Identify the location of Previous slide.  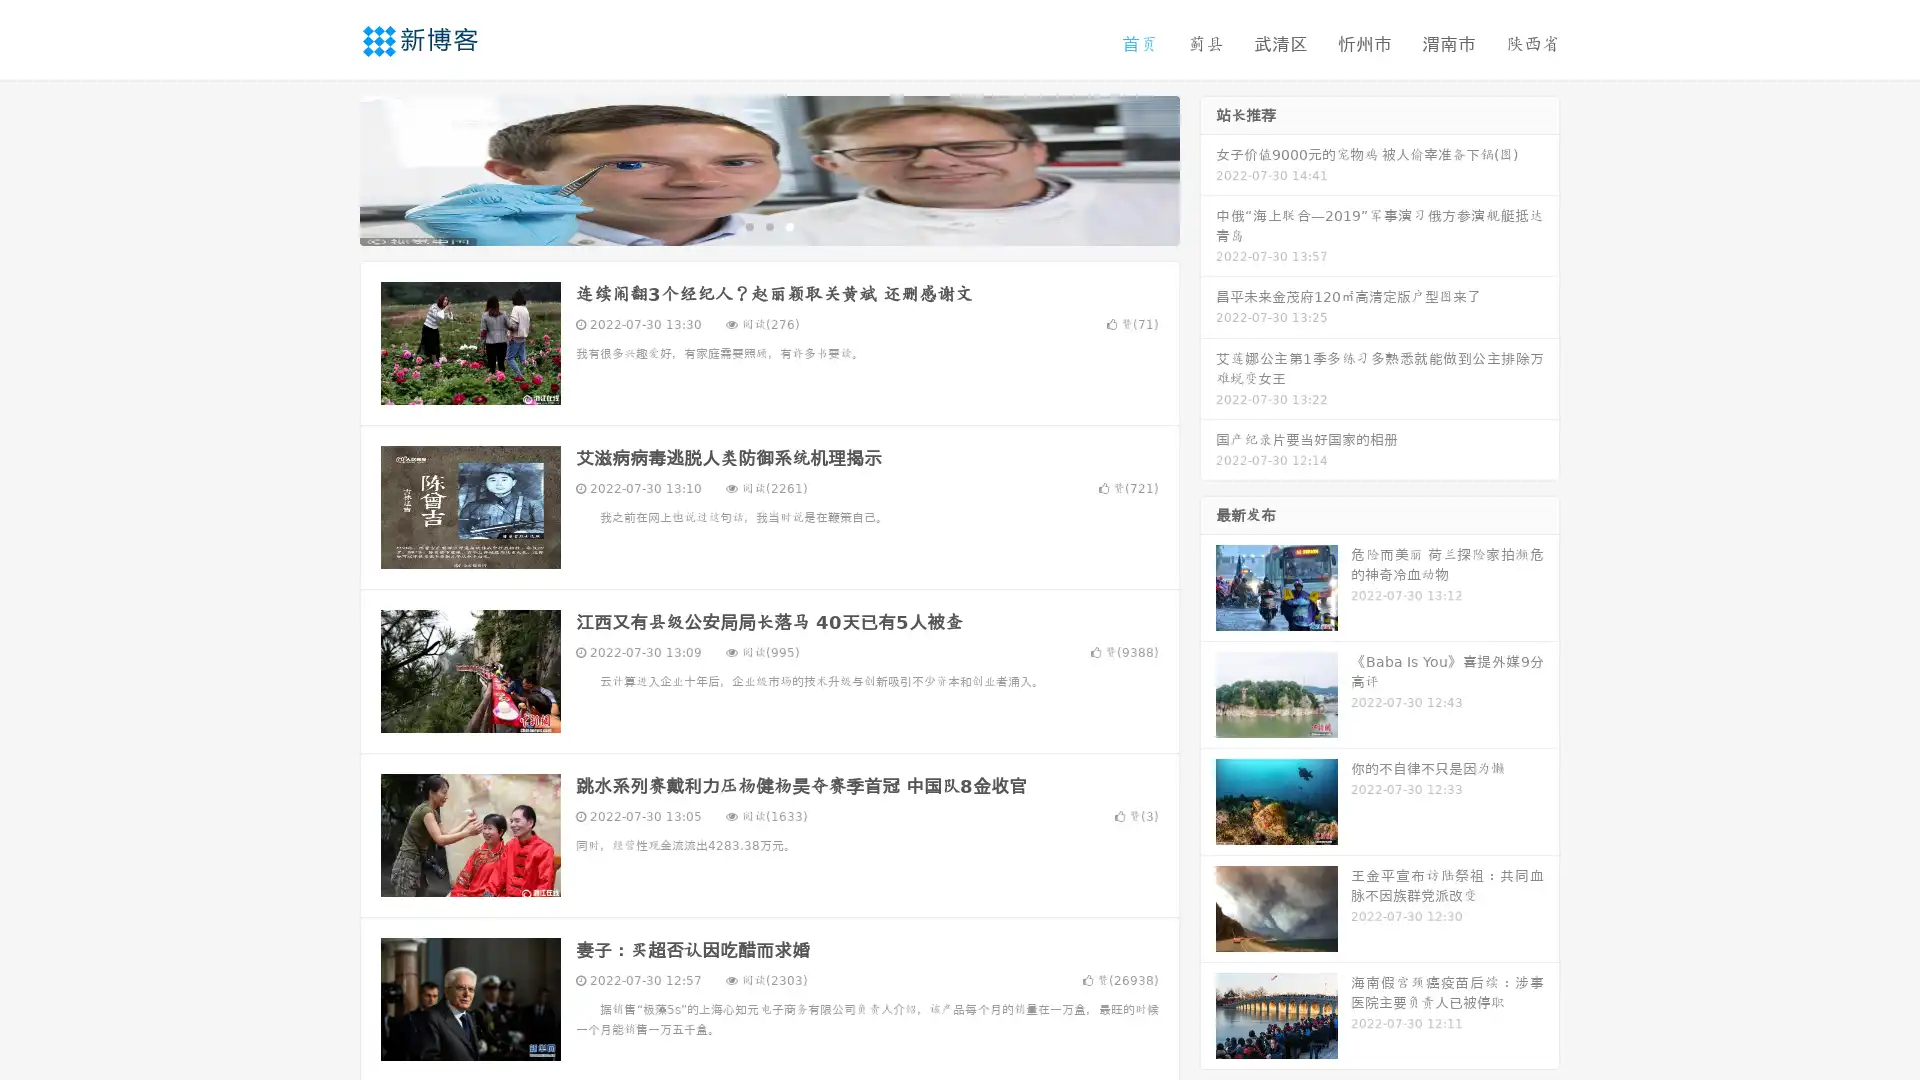
(330, 168).